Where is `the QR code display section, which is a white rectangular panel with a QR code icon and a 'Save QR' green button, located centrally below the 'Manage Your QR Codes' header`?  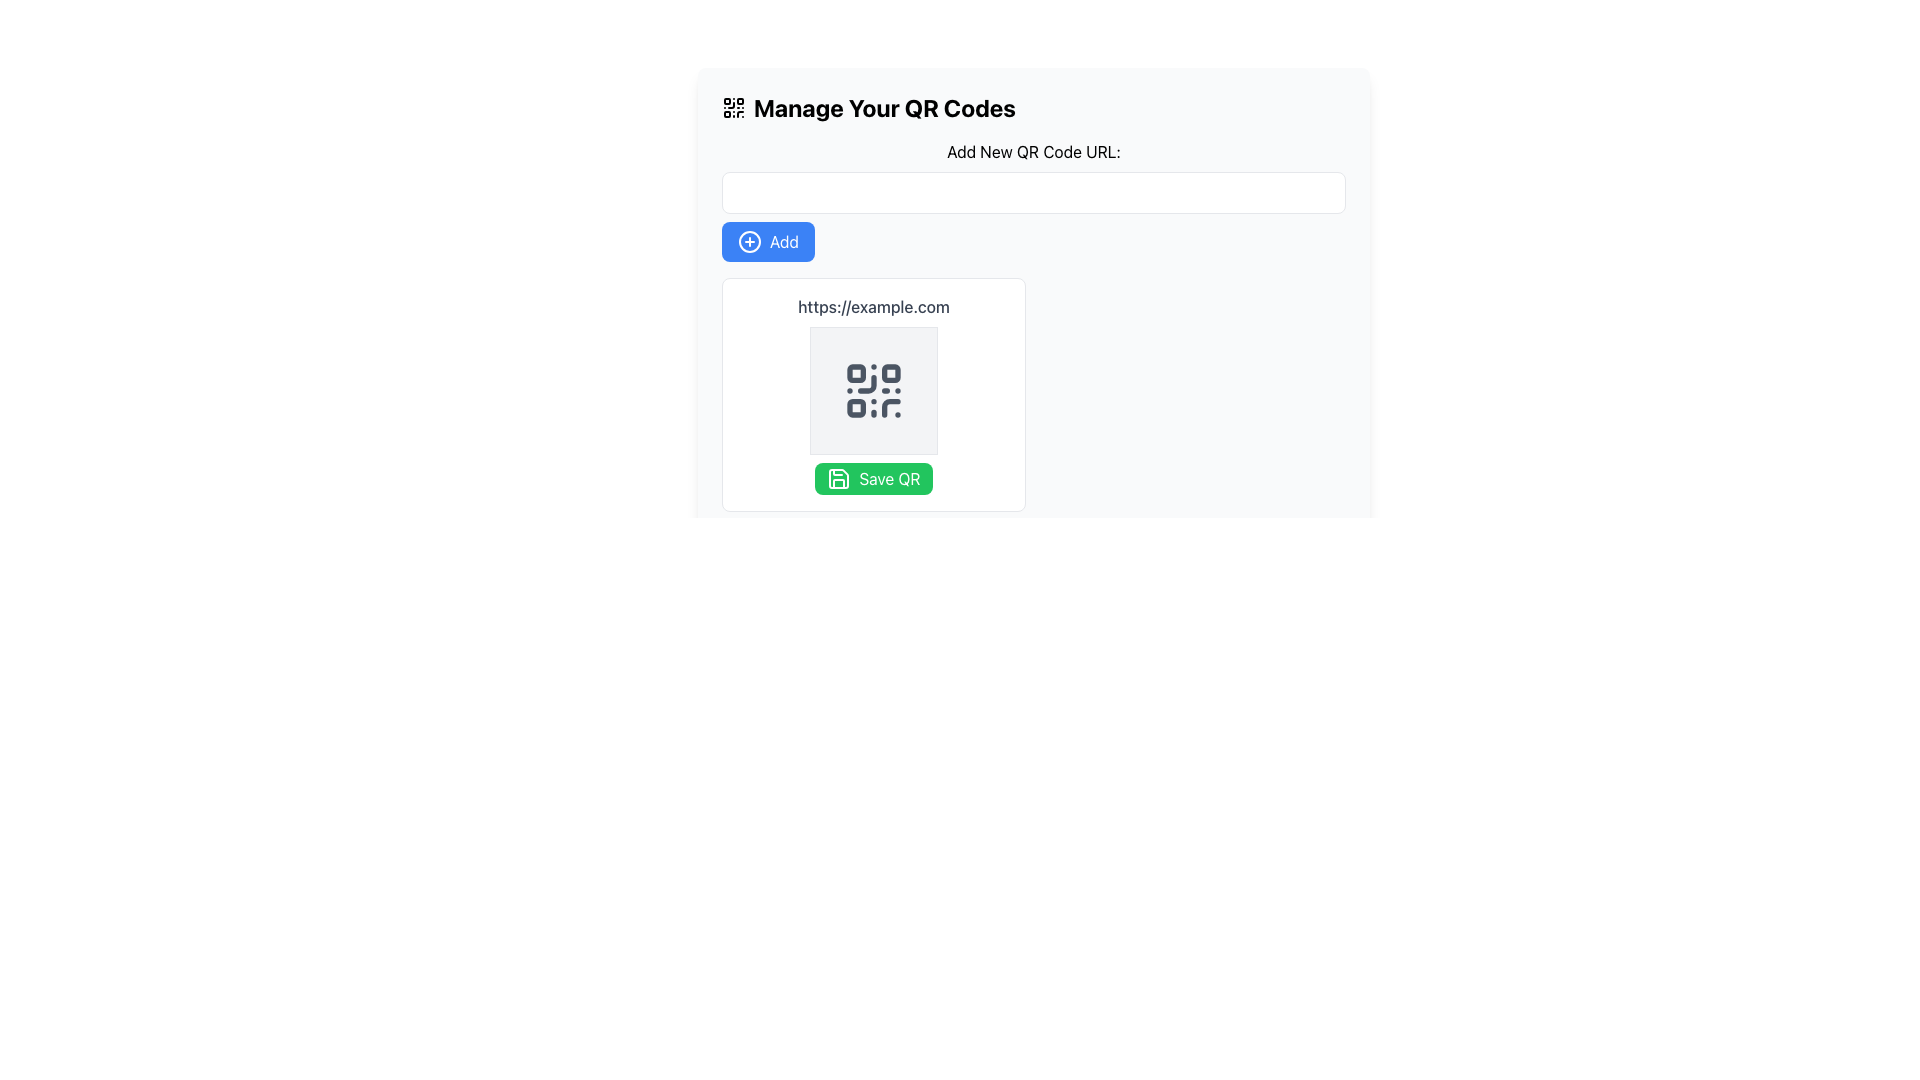 the QR code display section, which is a white rectangular panel with a QR code icon and a 'Save QR' green button, located centrally below the 'Manage Your QR Codes' header is located at coordinates (873, 394).